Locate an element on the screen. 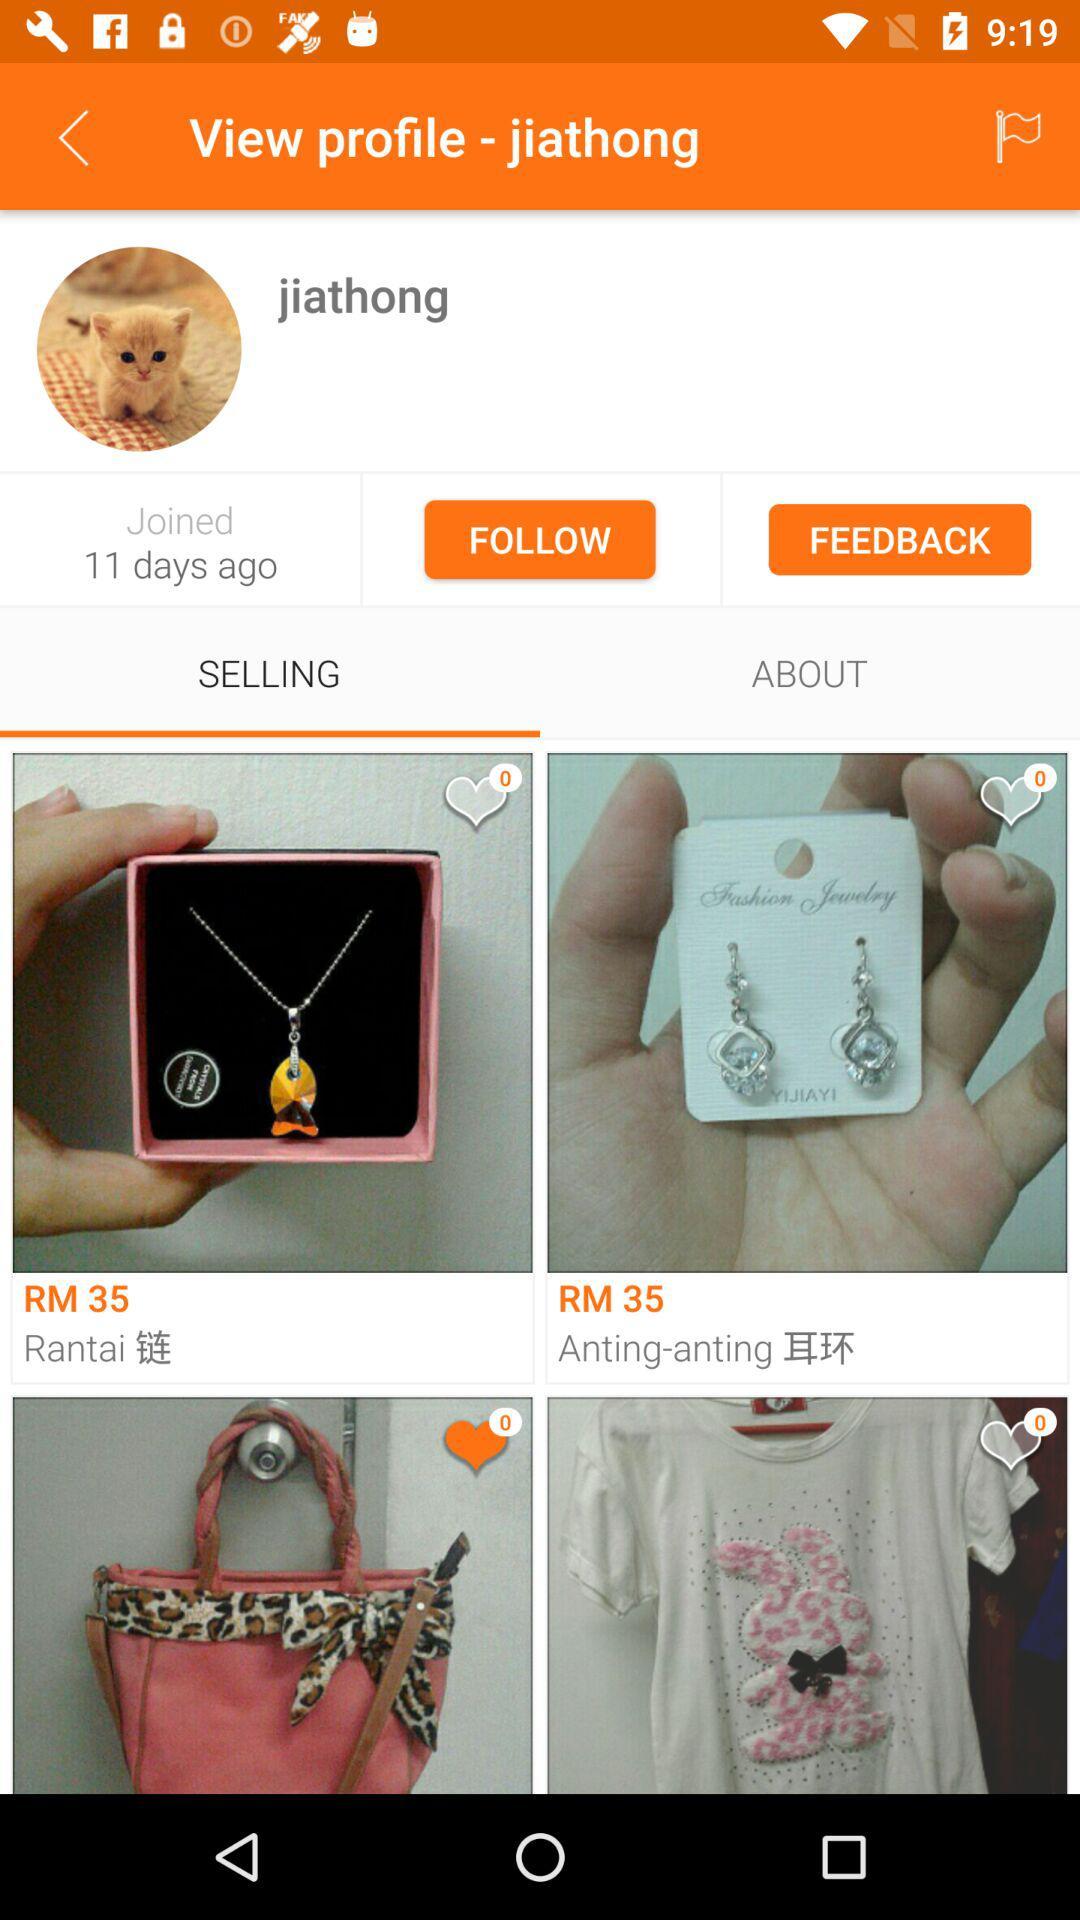  favorite is located at coordinates (474, 1449).